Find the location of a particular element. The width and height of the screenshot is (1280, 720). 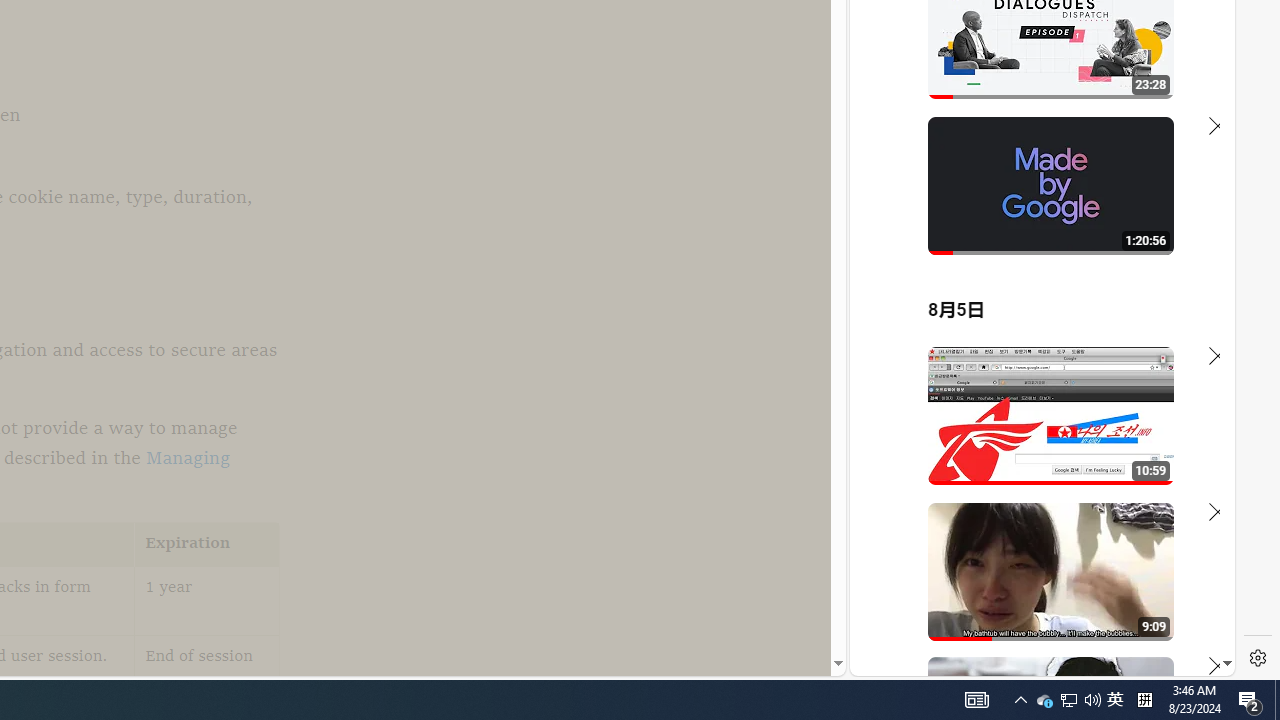

'End of session' is located at coordinates (207, 669).